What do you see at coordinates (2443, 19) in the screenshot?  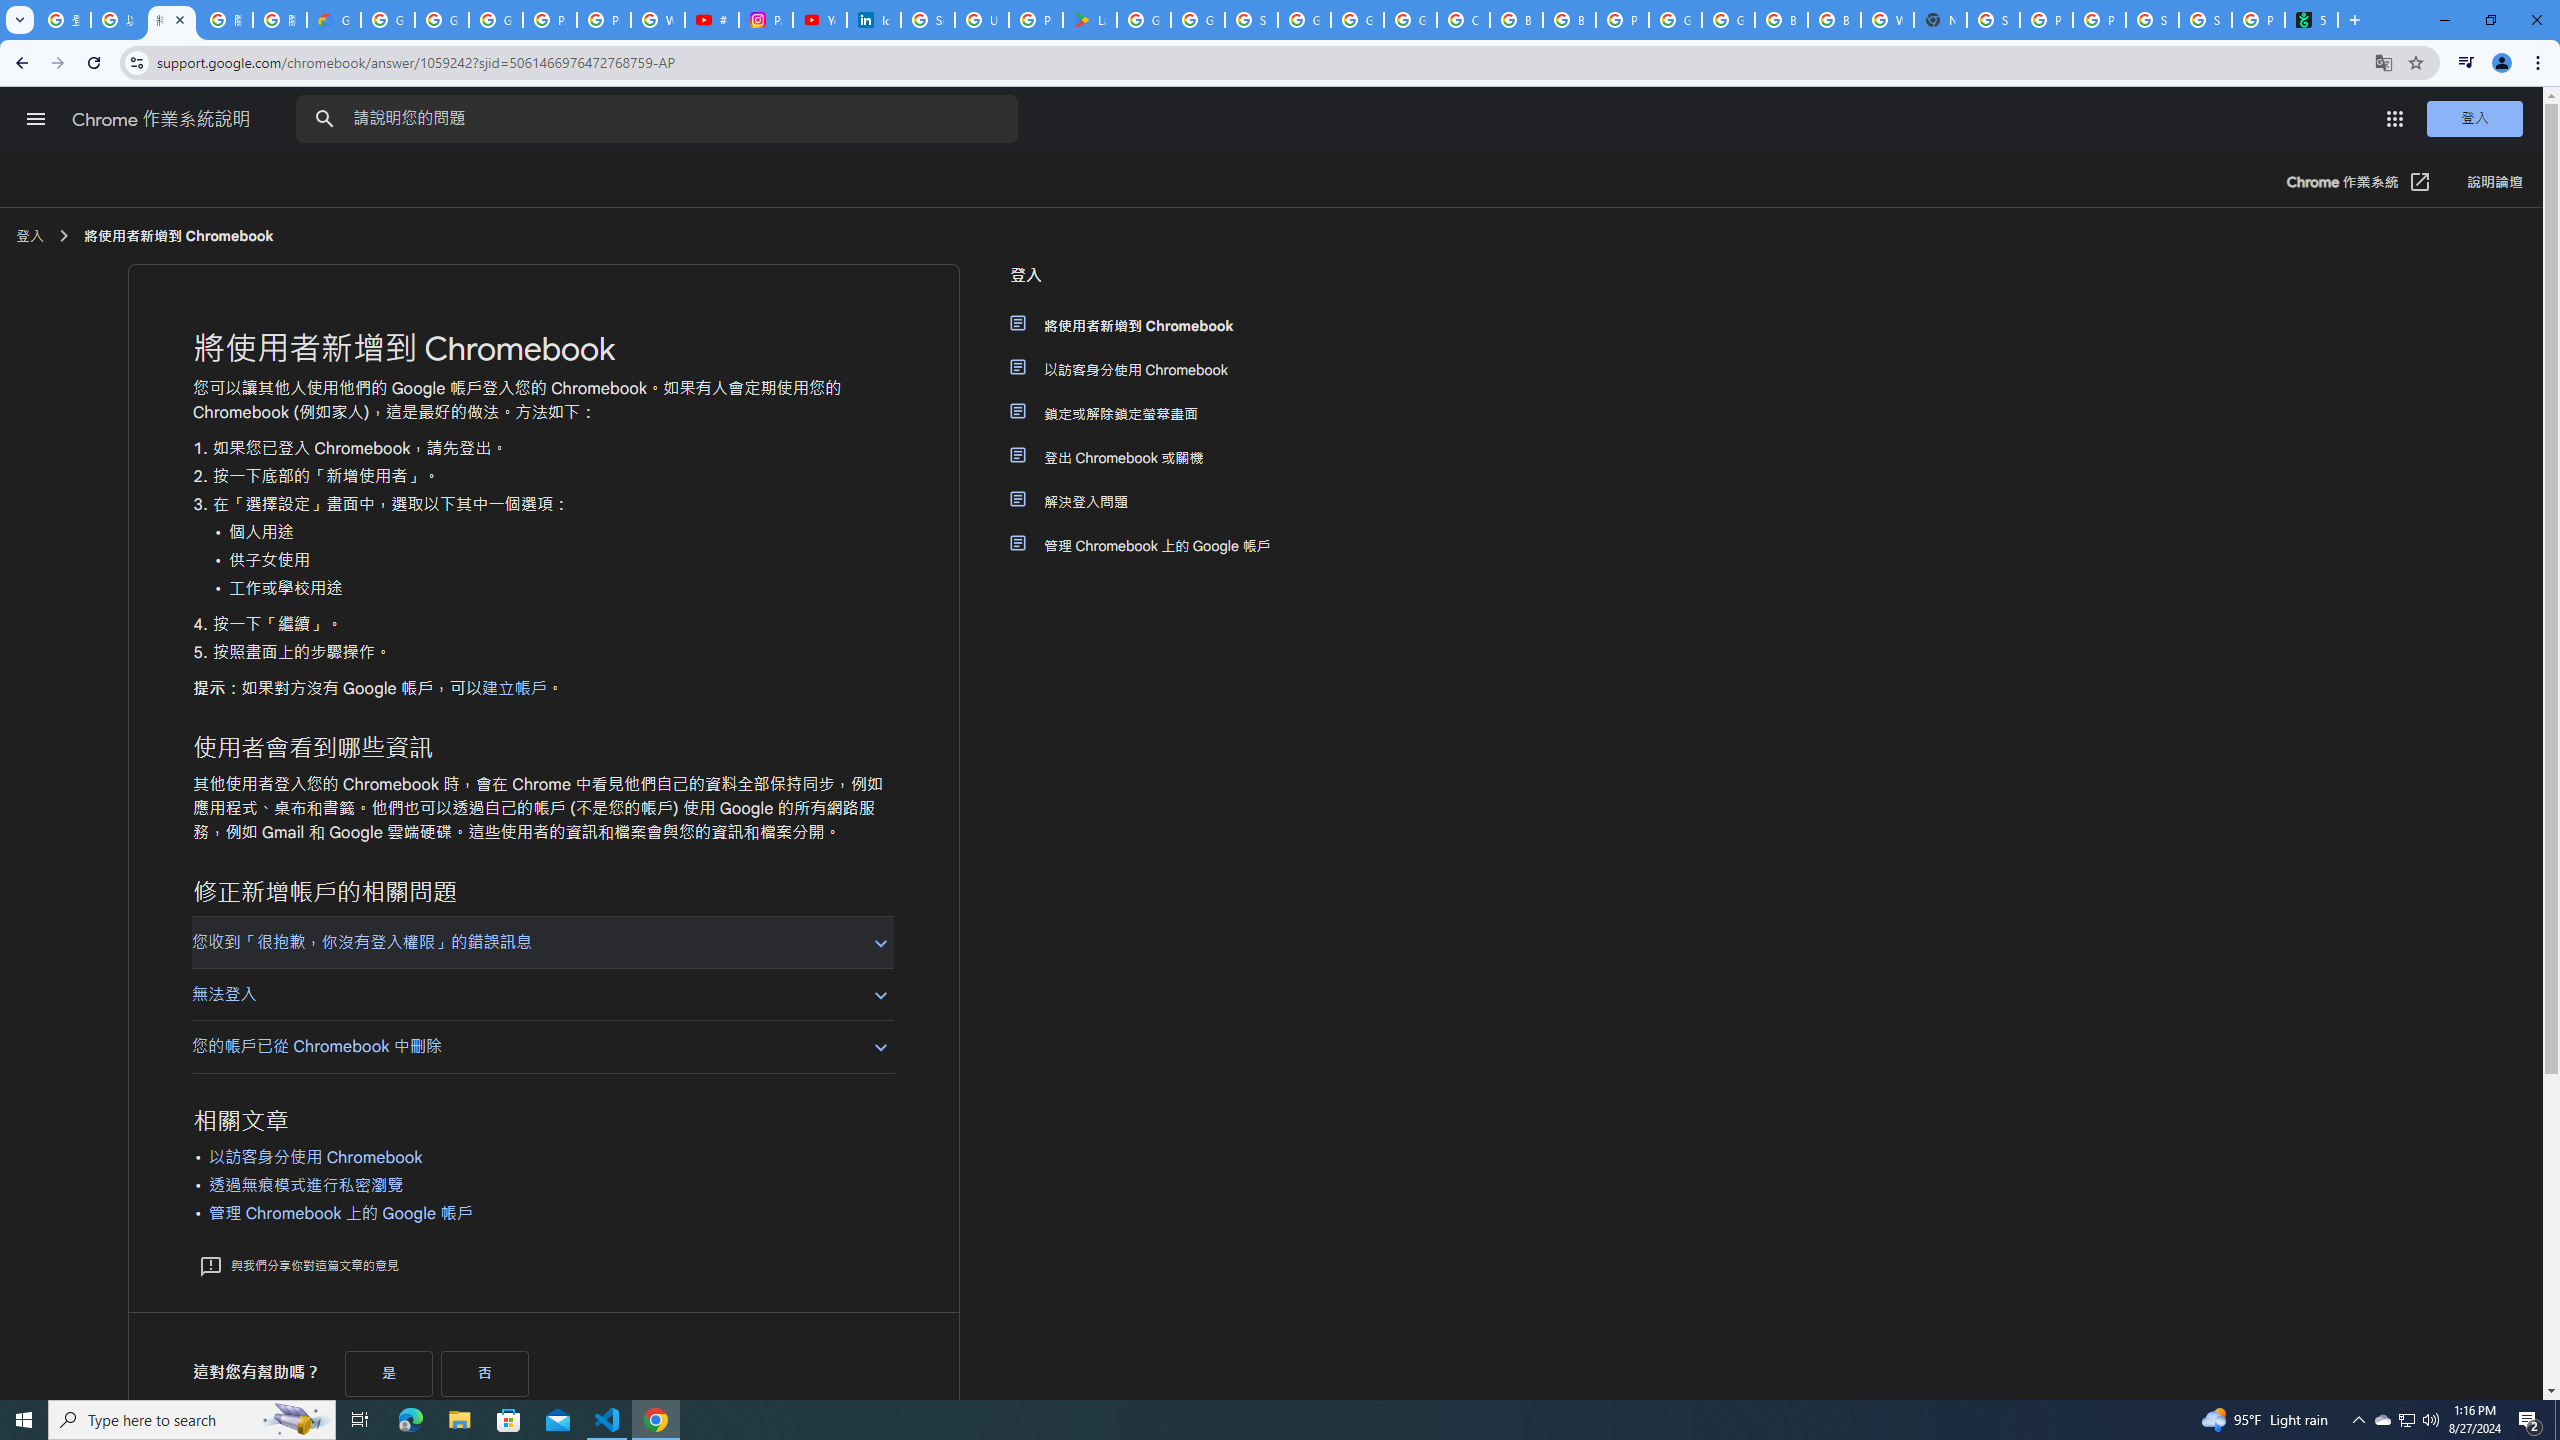 I see `'Minimize'` at bounding box center [2443, 19].